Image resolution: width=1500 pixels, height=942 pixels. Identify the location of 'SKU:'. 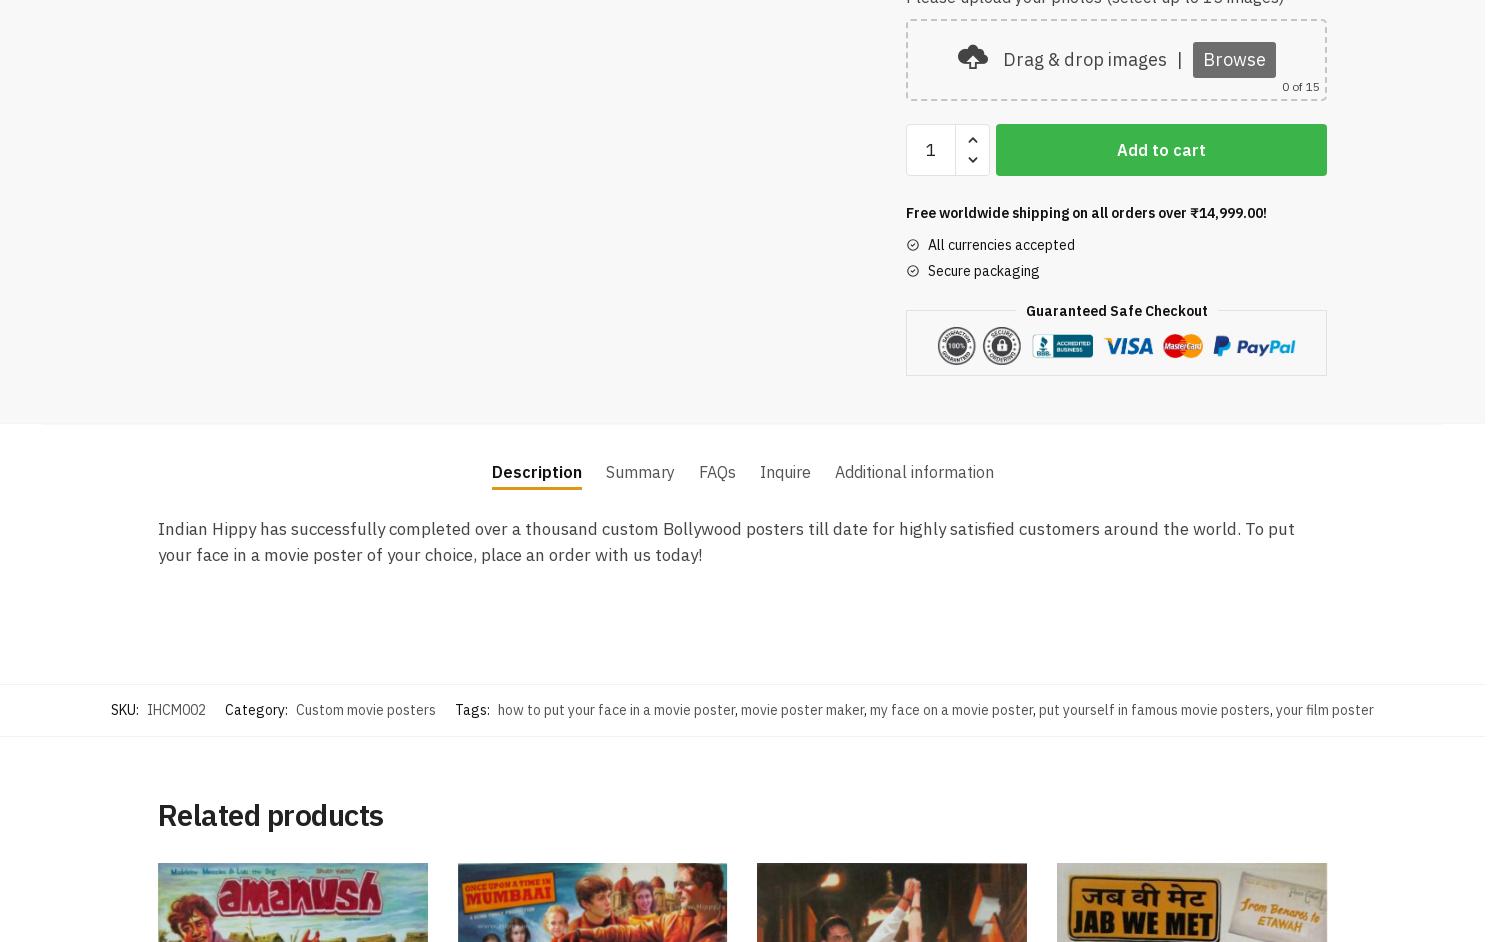
(110, 706).